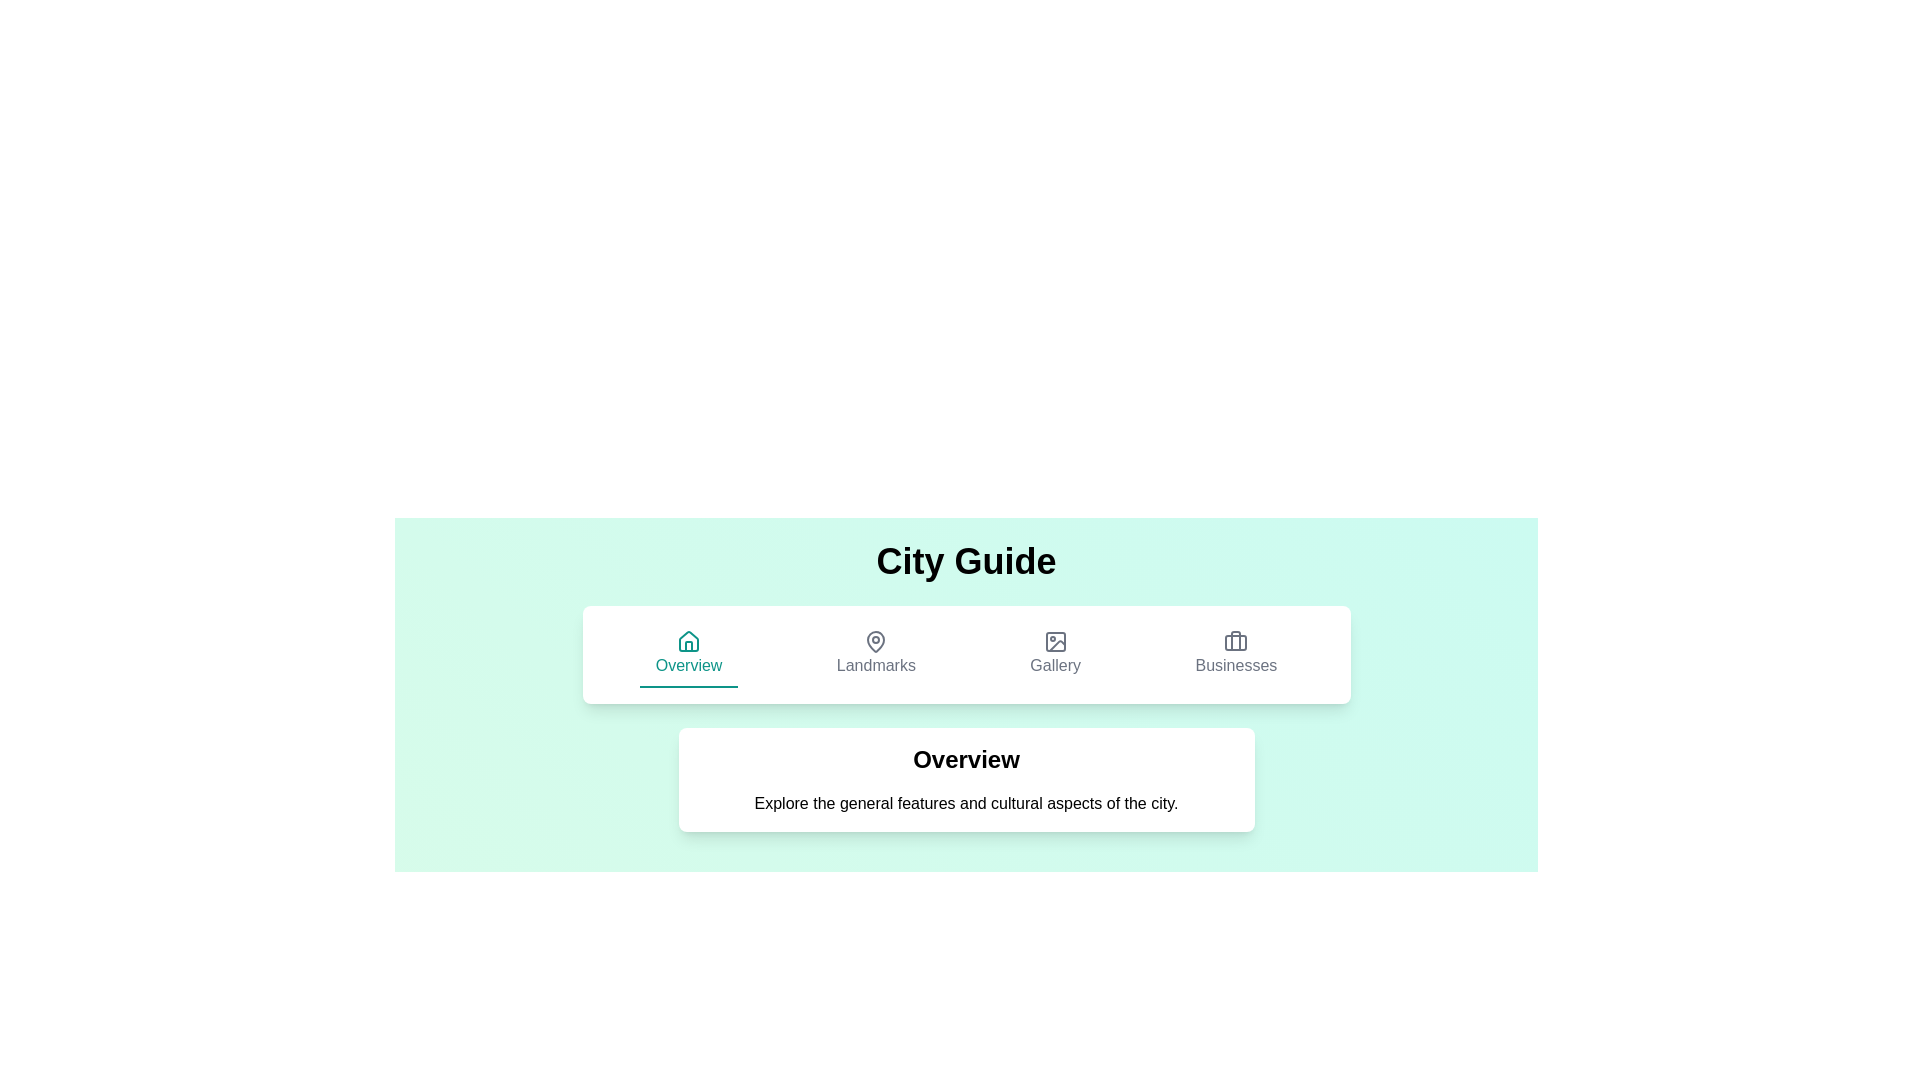 The image size is (1920, 1080). What do you see at coordinates (689, 655) in the screenshot?
I see `the navigation button on the left side of the toolbar` at bounding box center [689, 655].